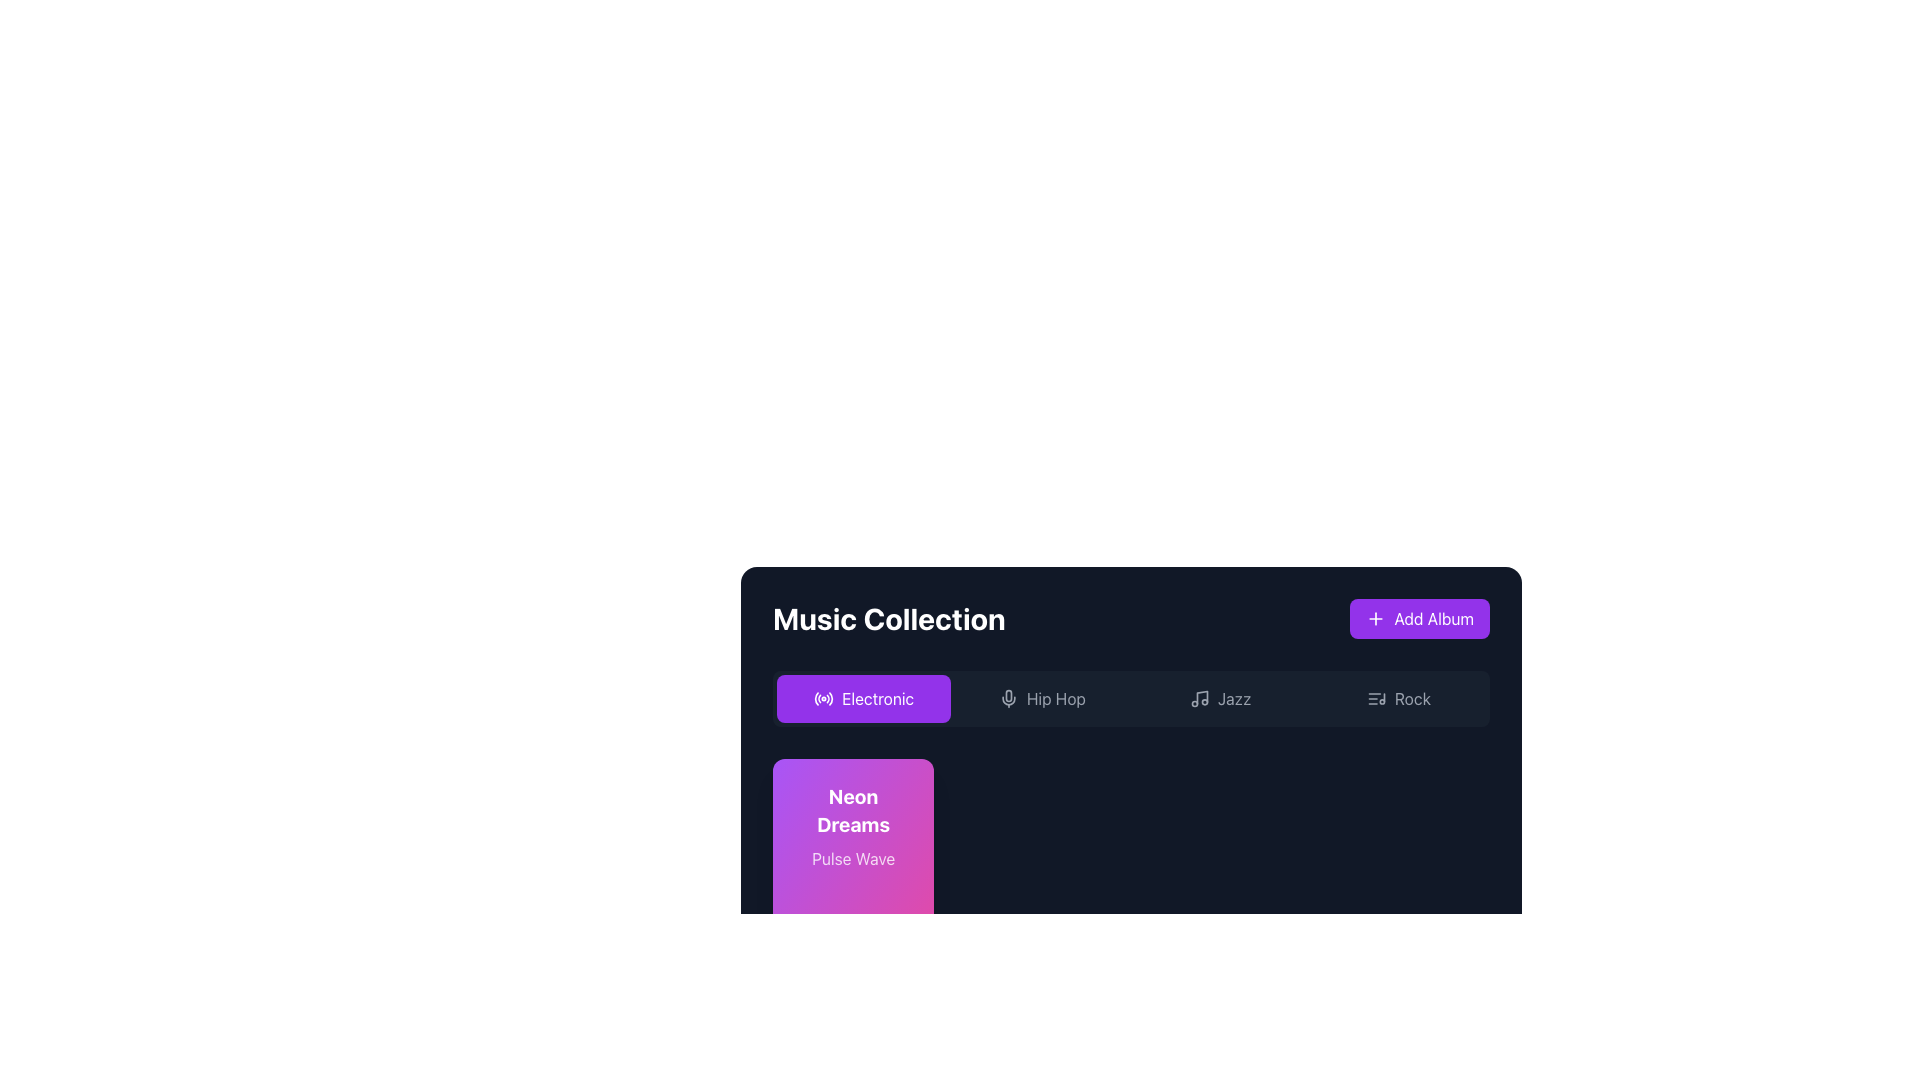 This screenshot has height=1080, width=1920. What do you see at coordinates (1397, 697) in the screenshot?
I see `the 'Rock' music filter button, which is the fourth item in the collection interface, located between 'Jazz' and the 'Add Album' button` at bounding box center [1397, 697].